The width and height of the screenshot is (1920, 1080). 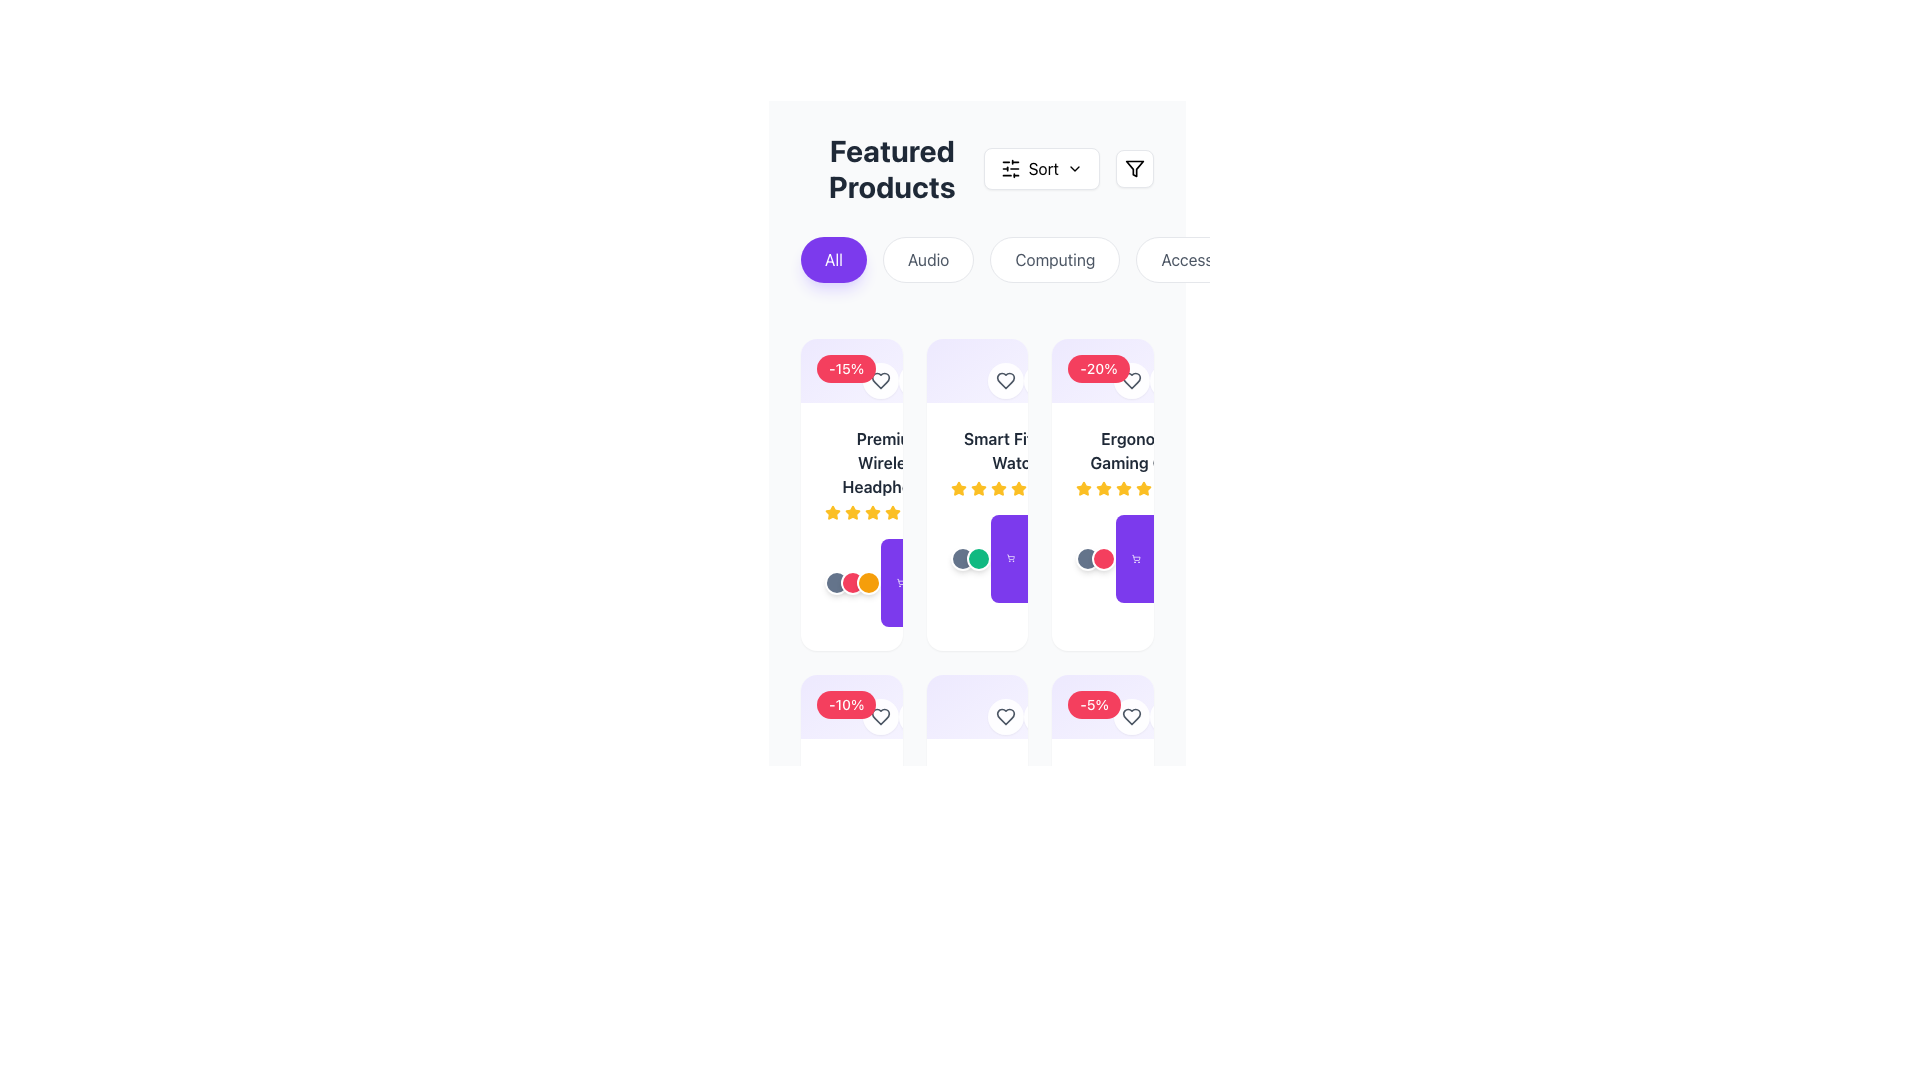 I want to click on the circular button with a white background and heart-shaped icon in the top-right corner of the product card to mark the product as favorite, so click(x=1132, y=716).